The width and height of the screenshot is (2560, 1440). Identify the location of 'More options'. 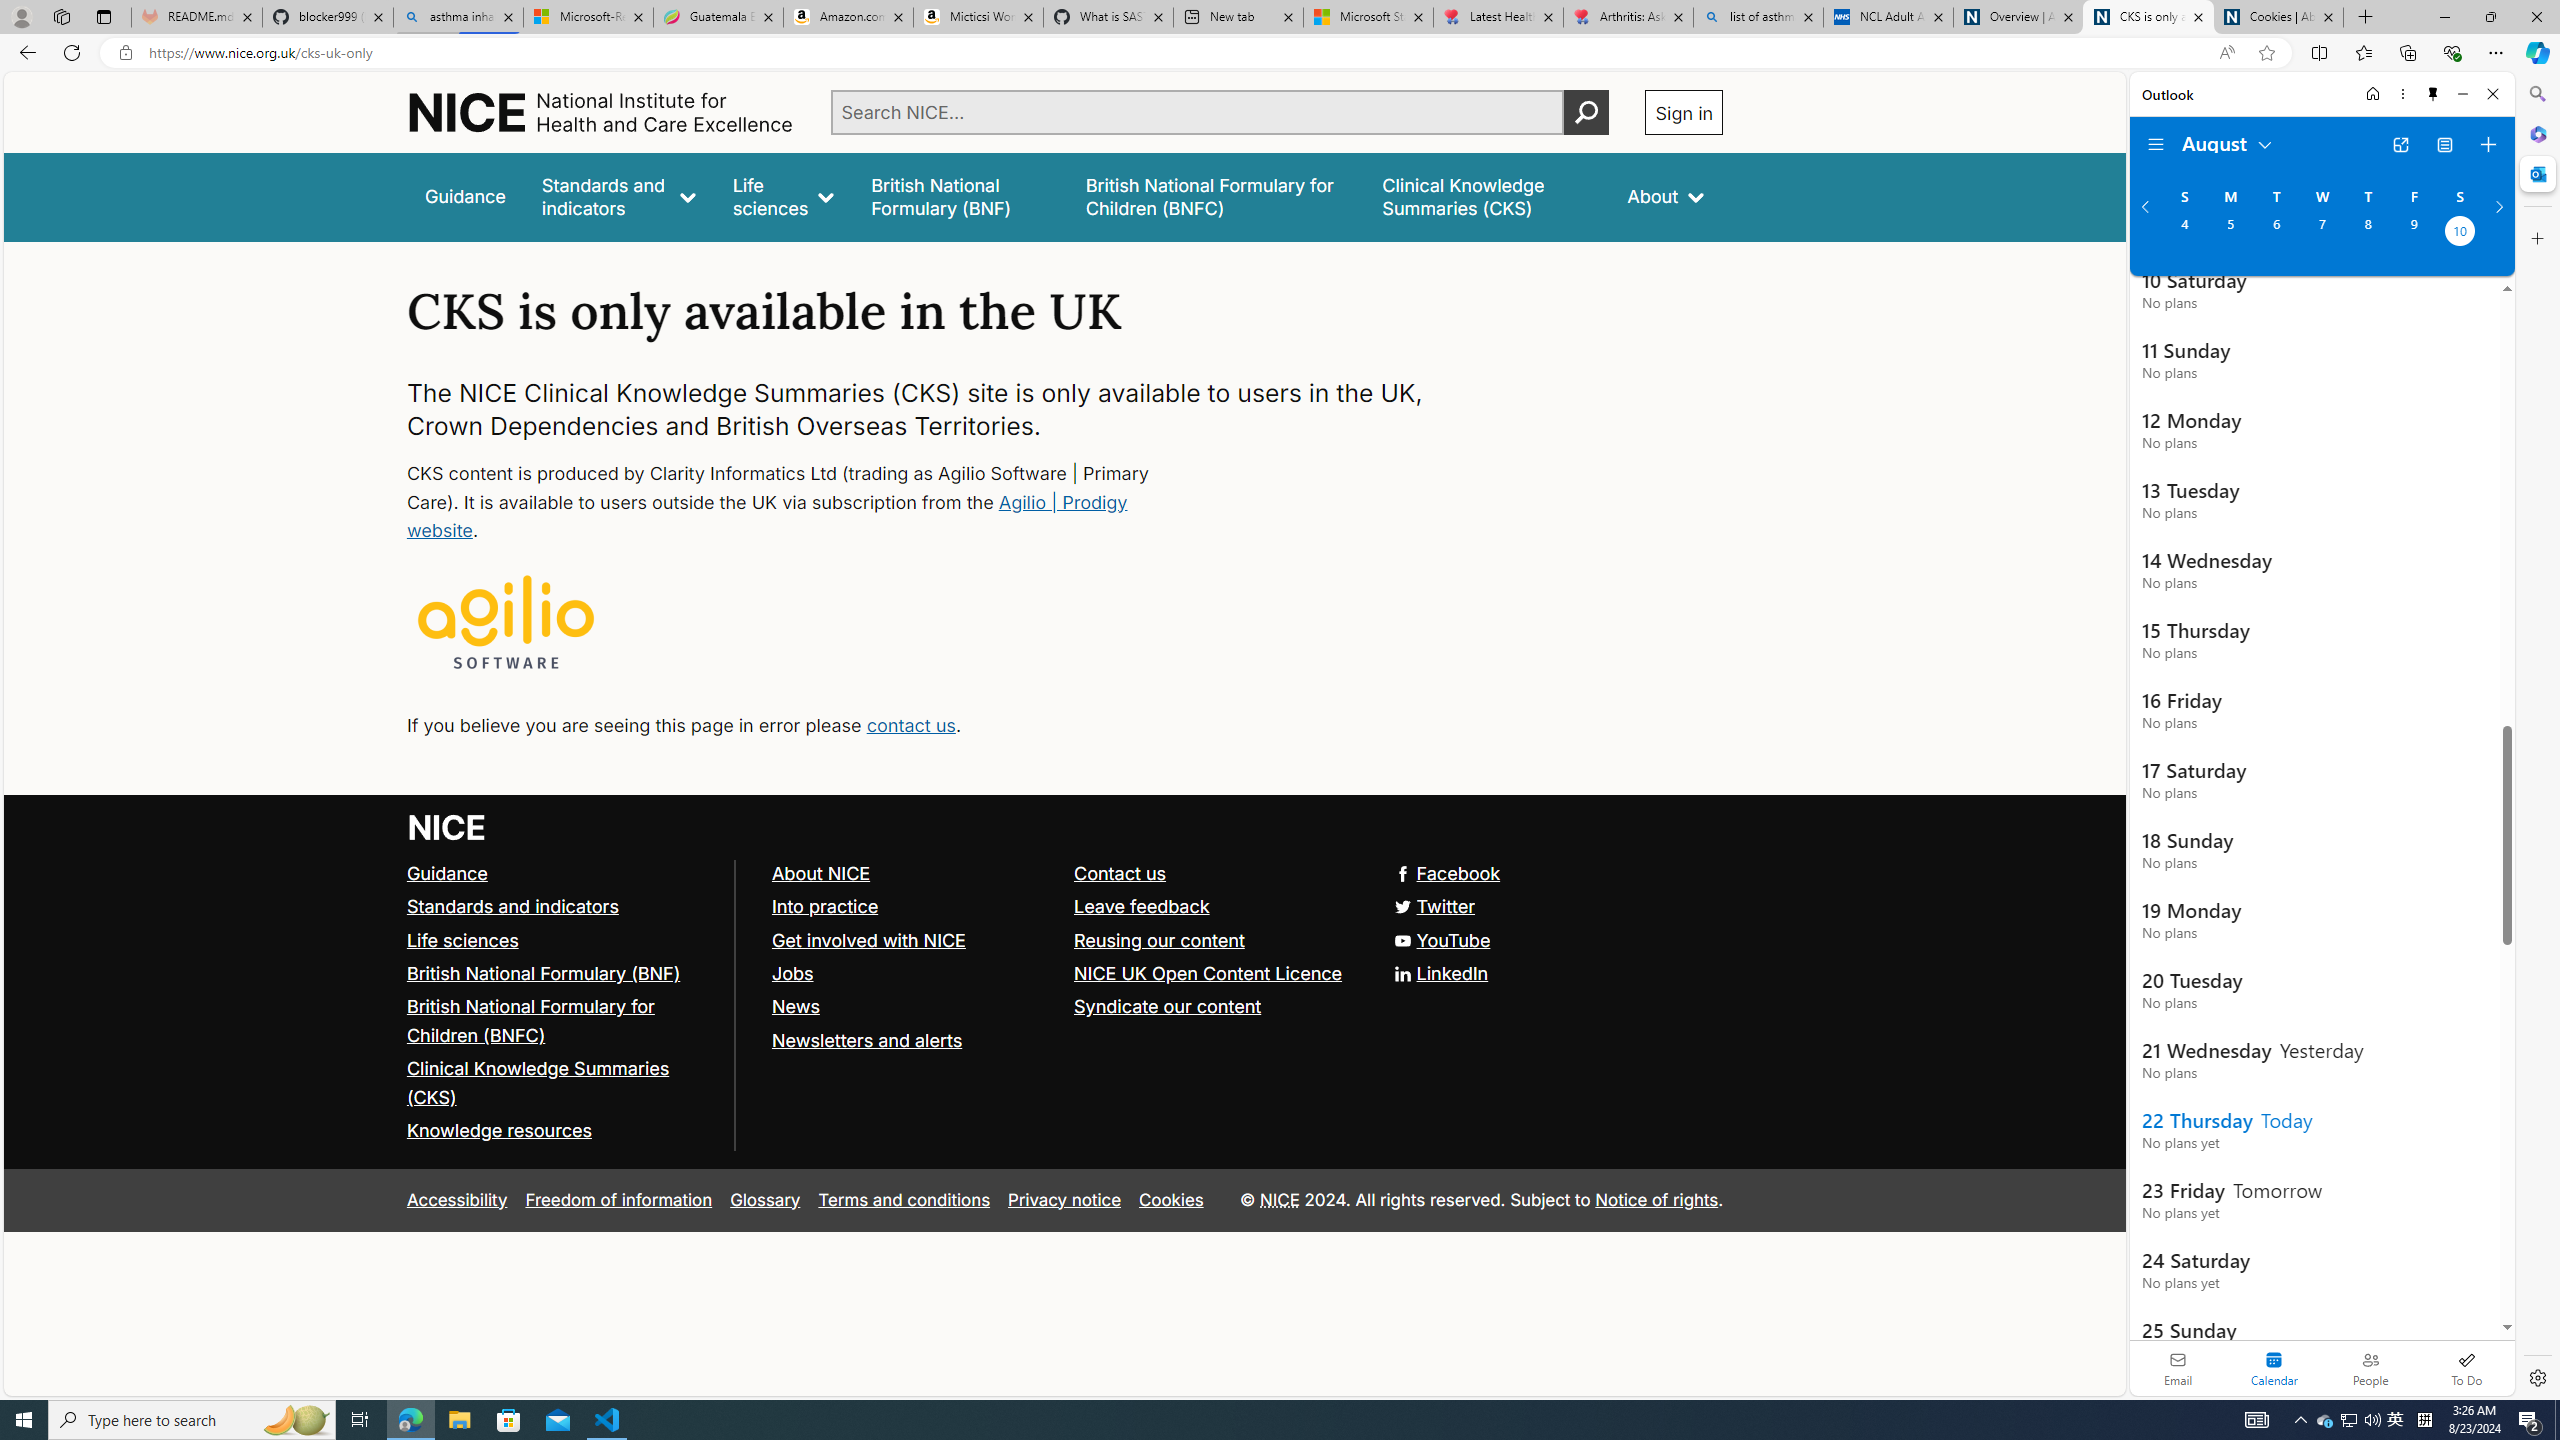
(2401, 93).